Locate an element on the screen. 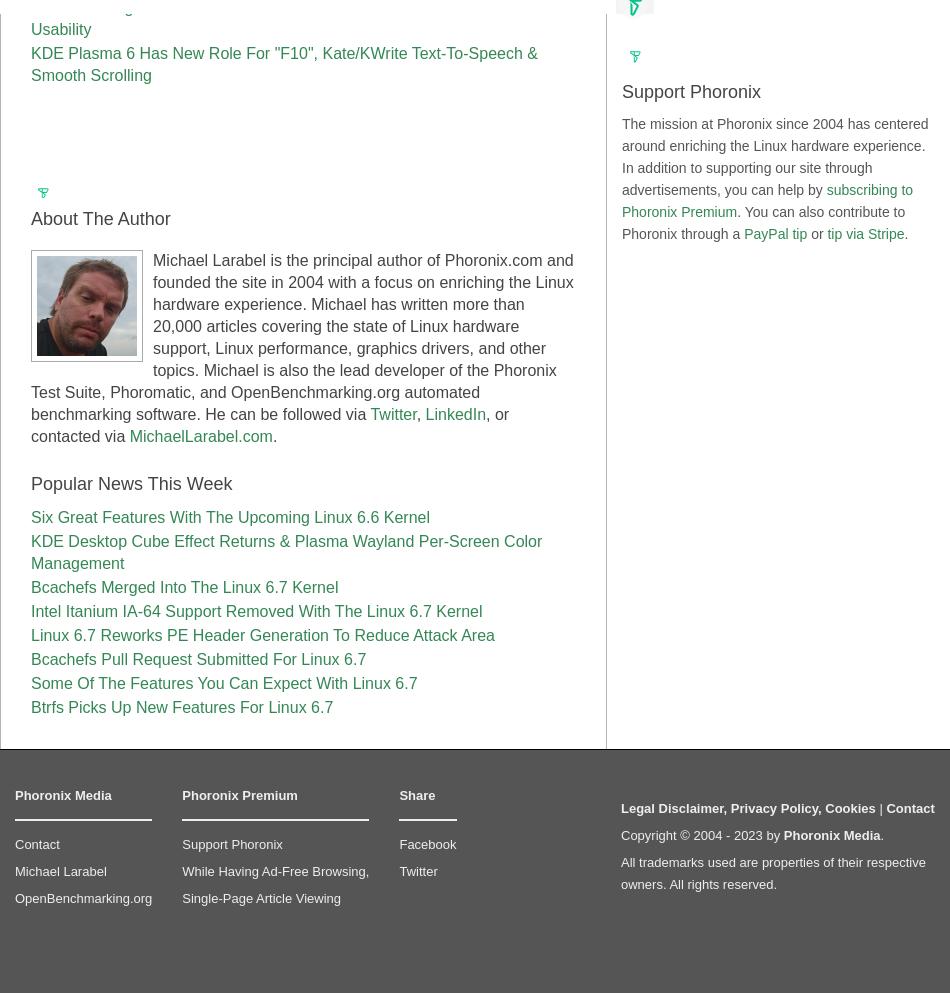  'Copyright © 2004 - 2023 by' is located at coordinates (701, 835).